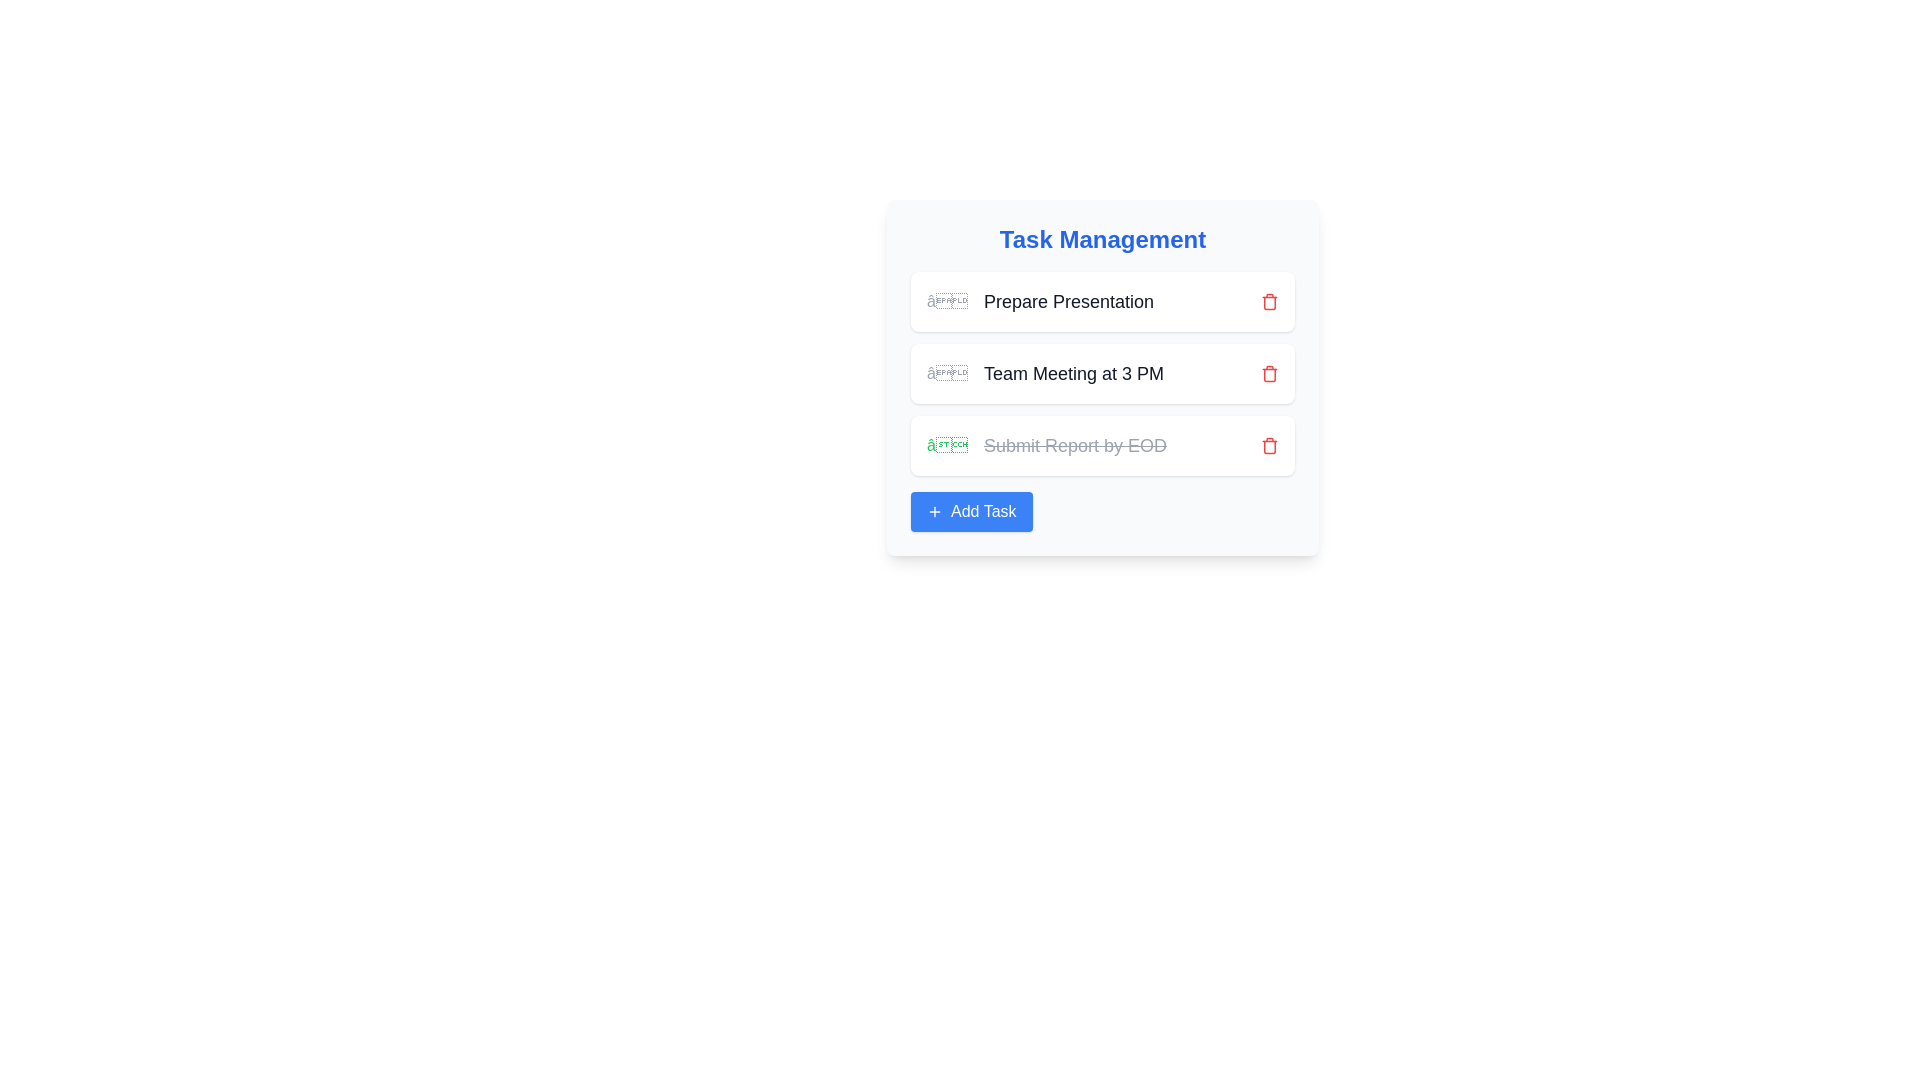 The height and width of the screenshot is (1080, 1920). I want to click on the green checkmark (✓) symbol in the task list, which indicates a completed task next to the text 'Submit Report by EOD', so click(946, 444).